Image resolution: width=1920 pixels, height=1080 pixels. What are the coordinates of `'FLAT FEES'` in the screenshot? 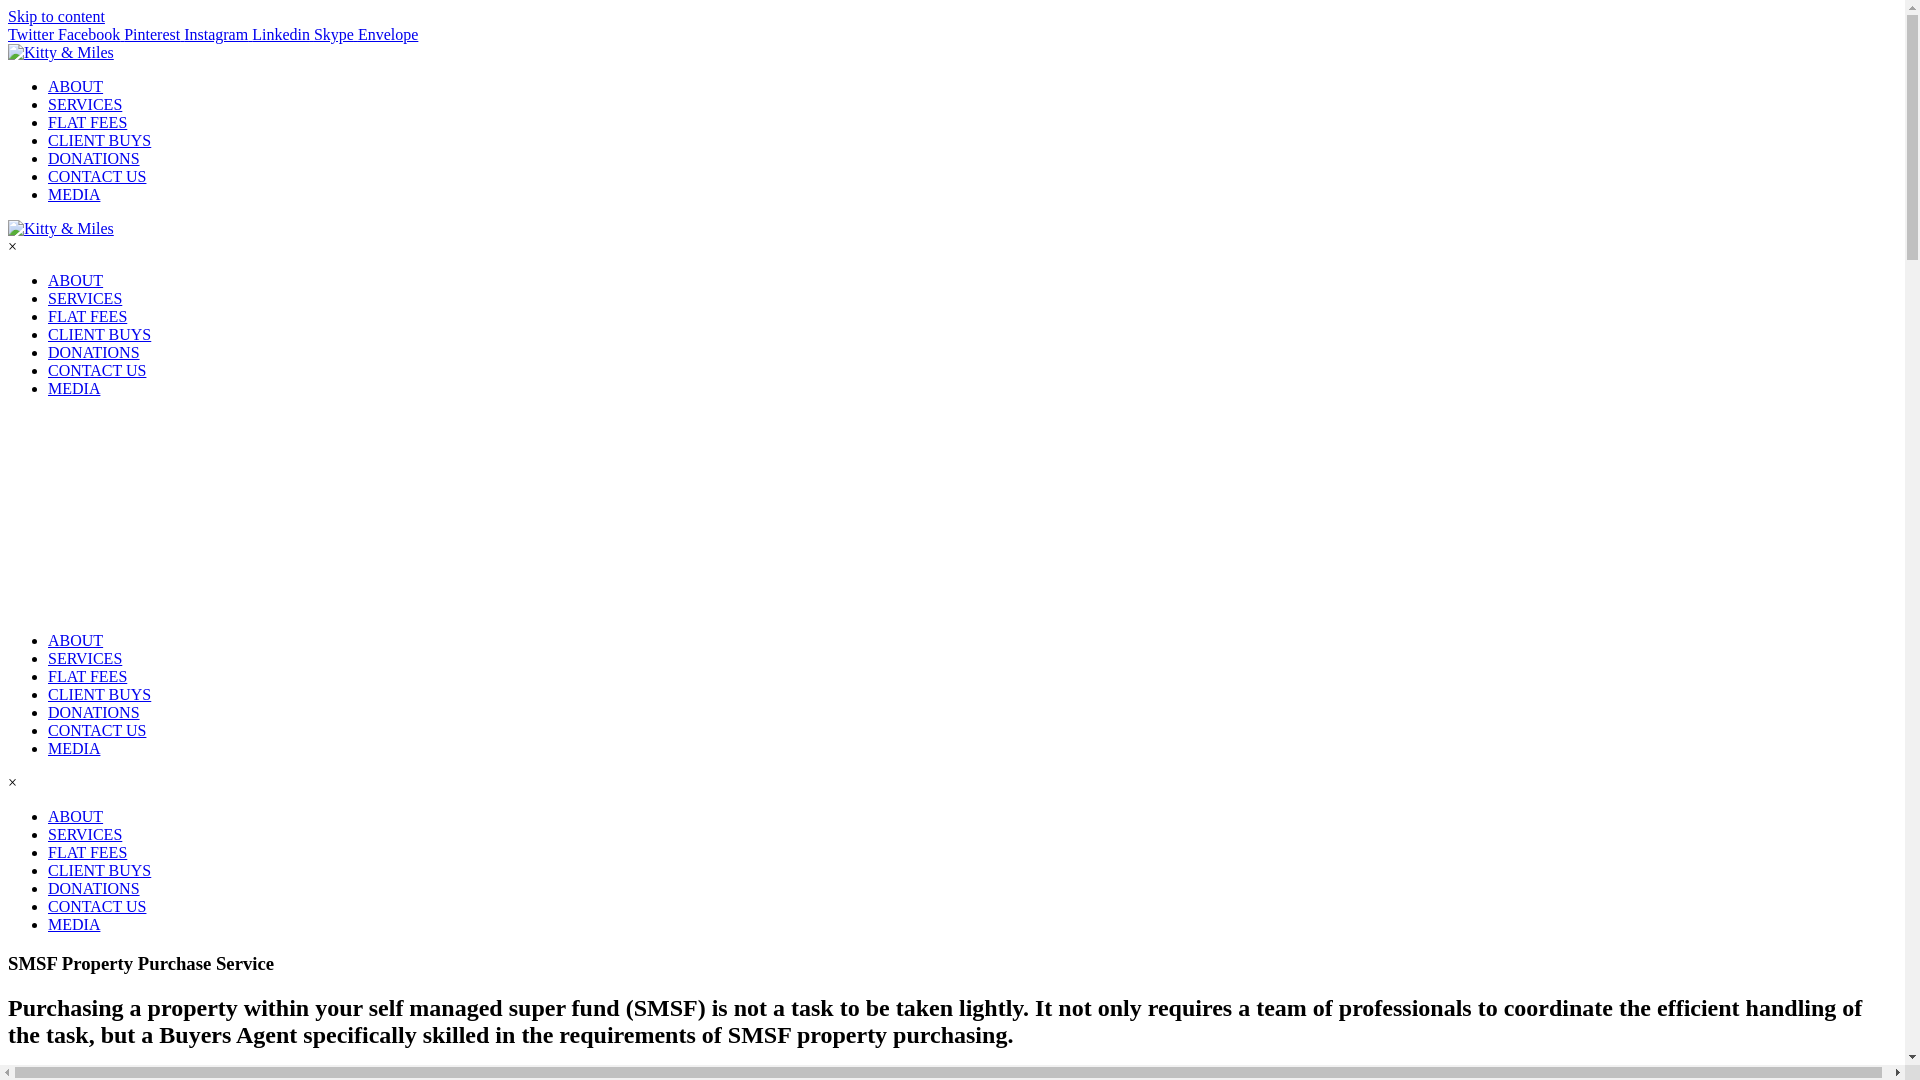 It's located at (939, 92).